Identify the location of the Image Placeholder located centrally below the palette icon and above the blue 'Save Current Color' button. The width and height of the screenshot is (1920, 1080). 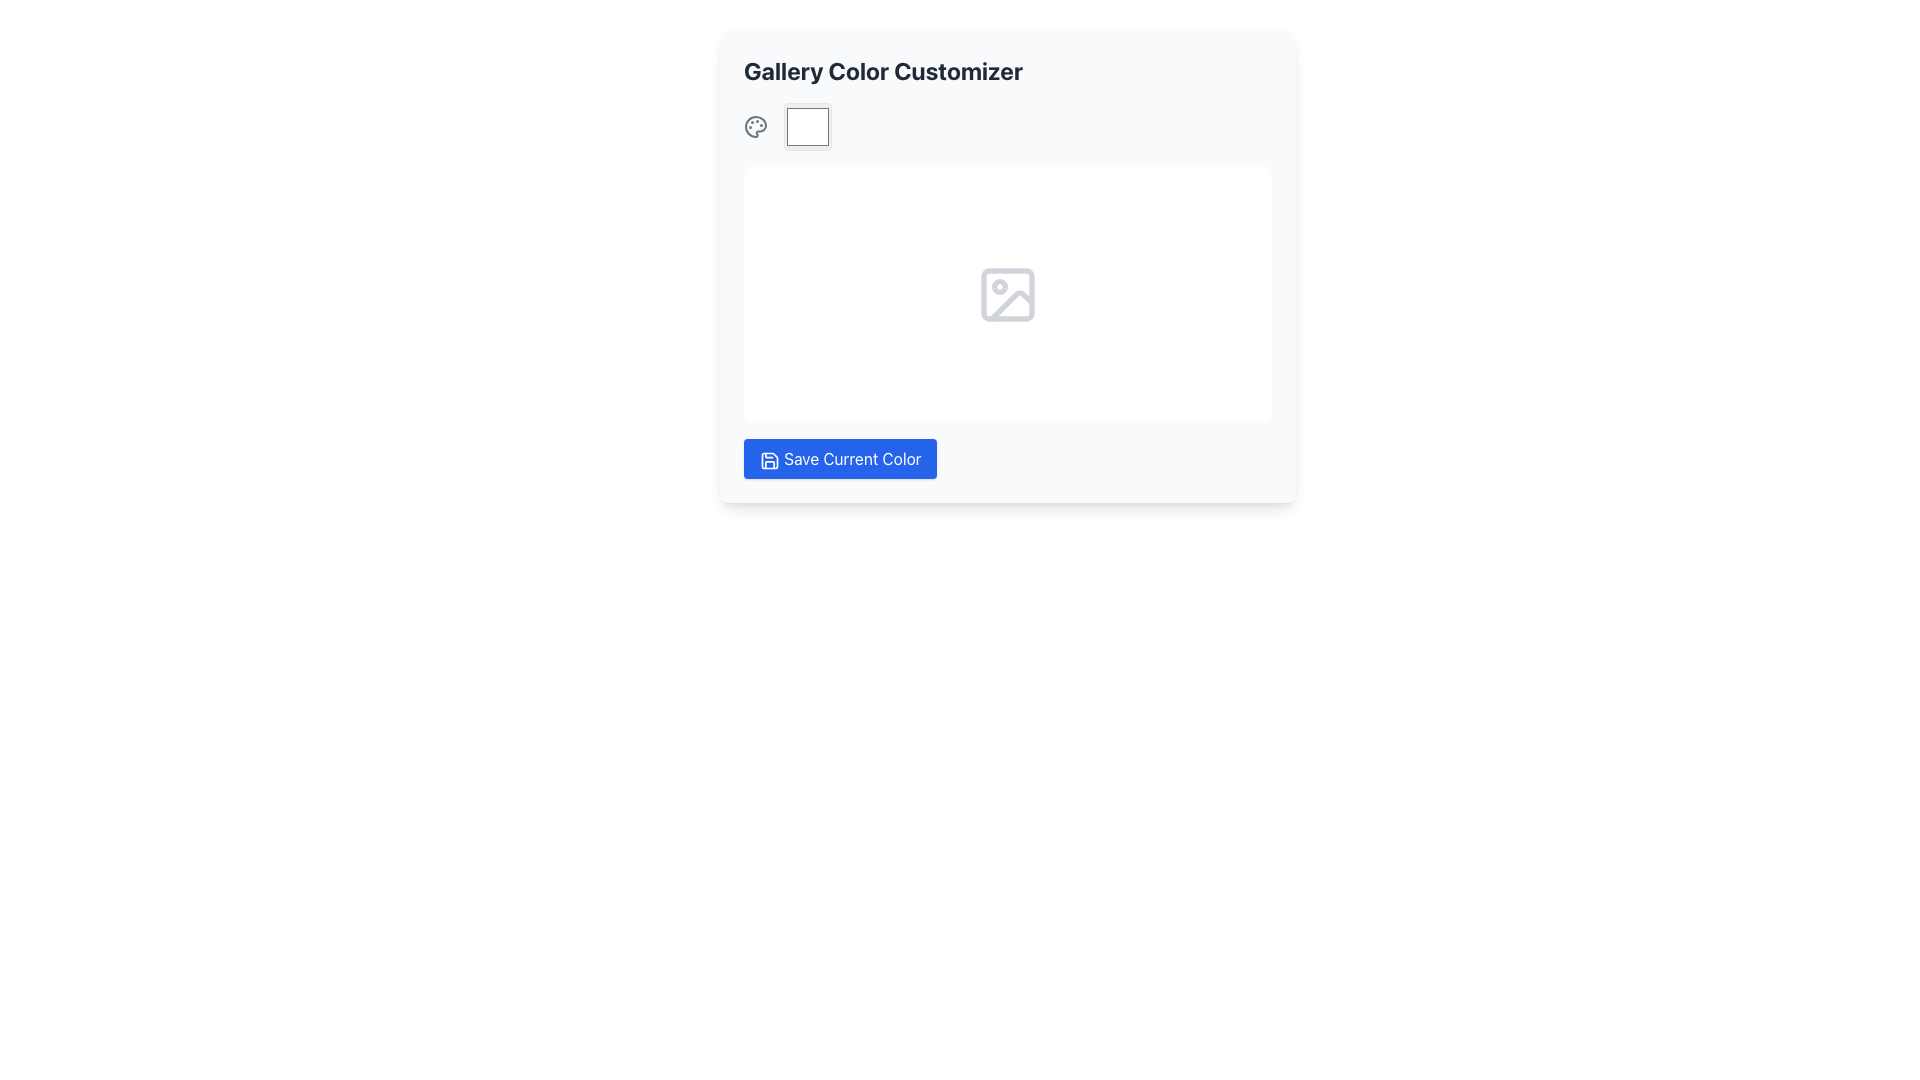
(1008, 290).